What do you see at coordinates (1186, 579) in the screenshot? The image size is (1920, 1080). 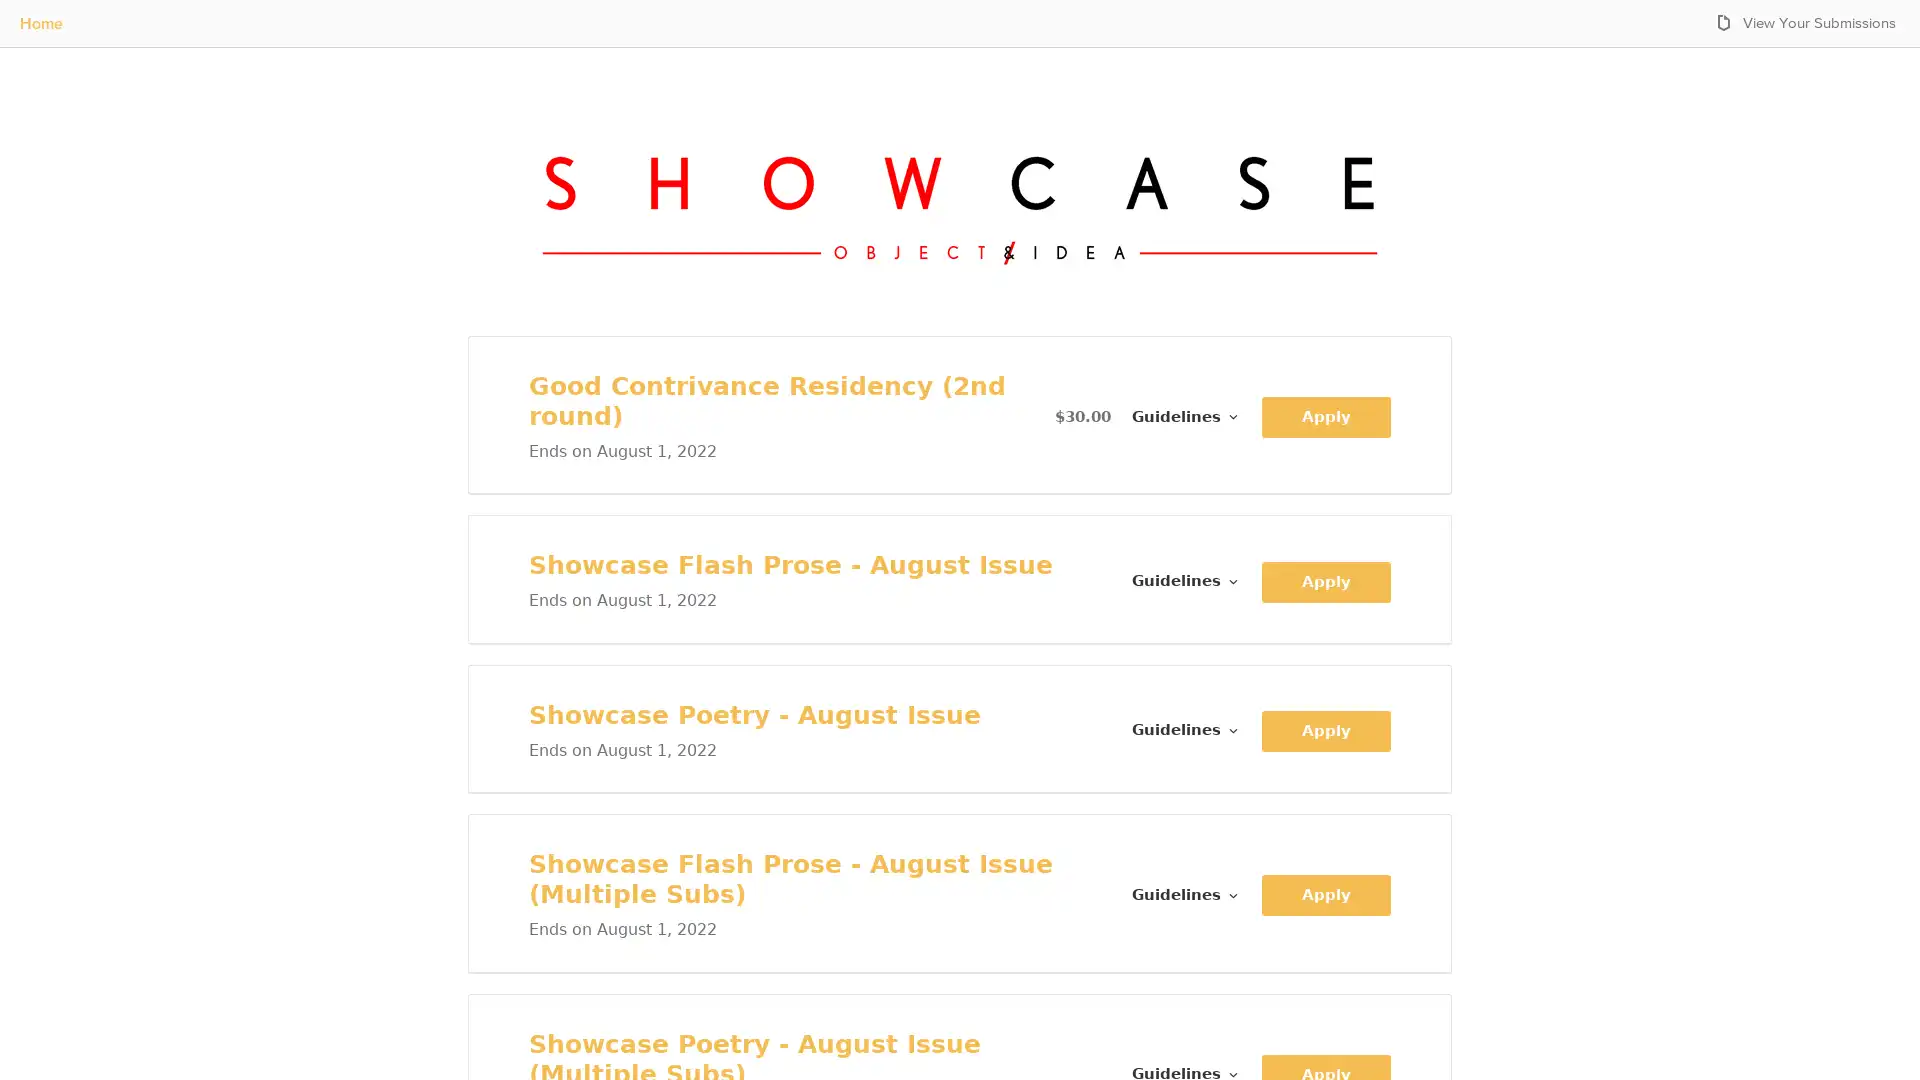 I see `Guidelines for Showcase Flash Prose - August Issue` at bounding box center [1186, 579].